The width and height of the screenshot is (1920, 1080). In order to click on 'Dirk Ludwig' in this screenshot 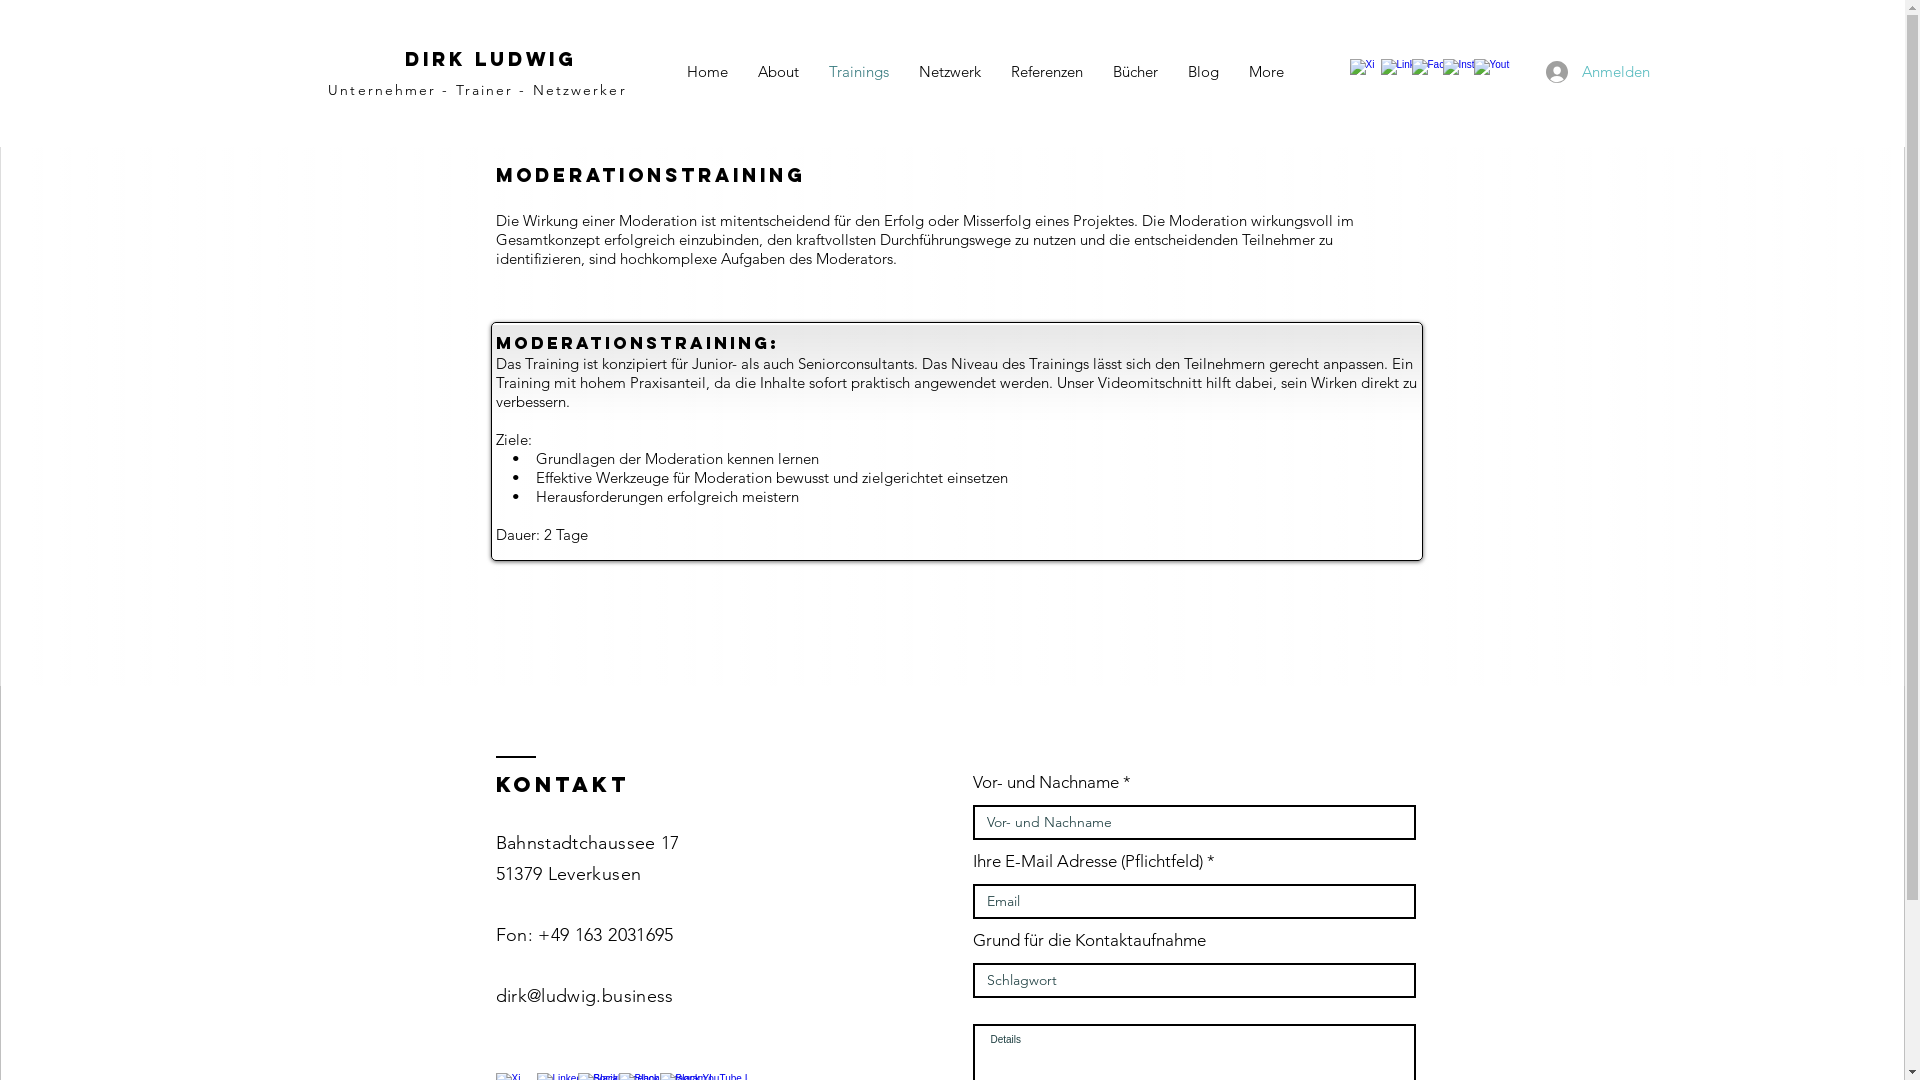, I will do `click(489, 57)`.